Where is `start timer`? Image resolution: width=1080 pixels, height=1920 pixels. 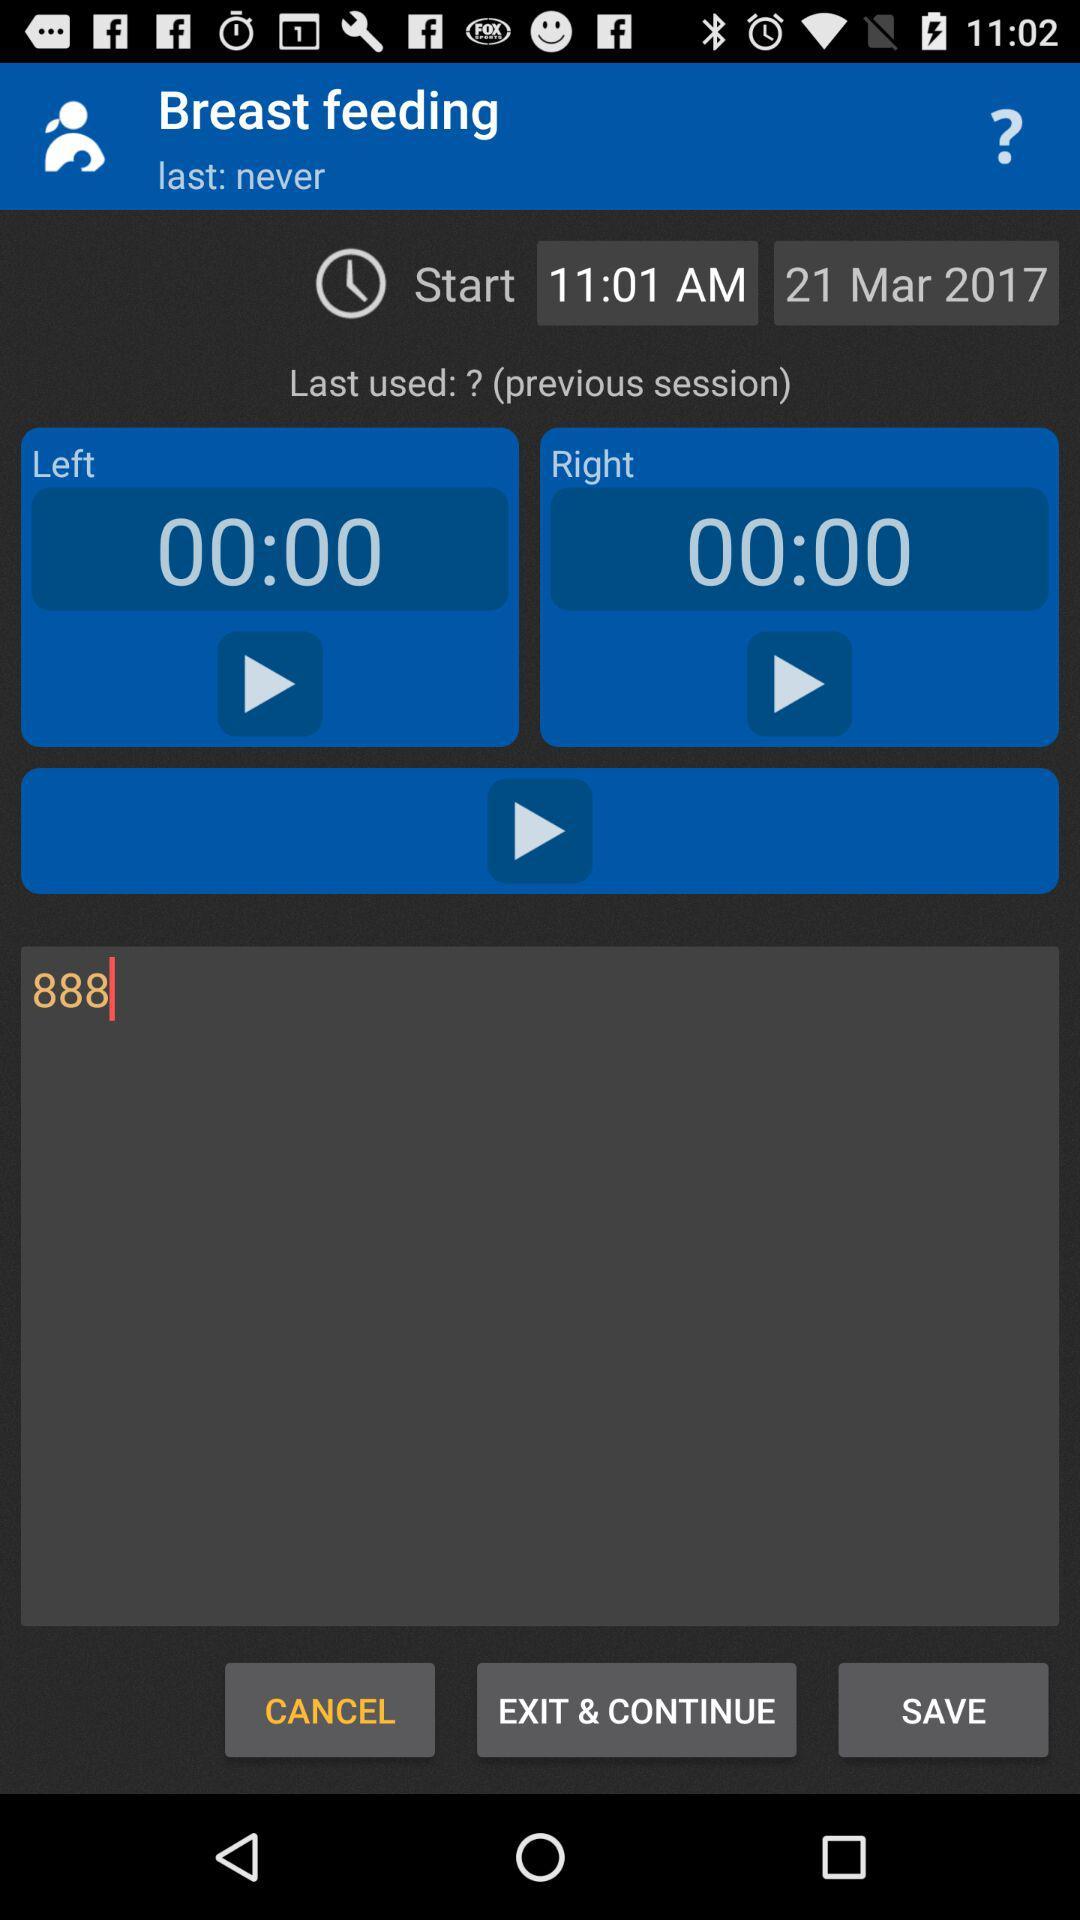 start timer is located at coordinates (798, 684).